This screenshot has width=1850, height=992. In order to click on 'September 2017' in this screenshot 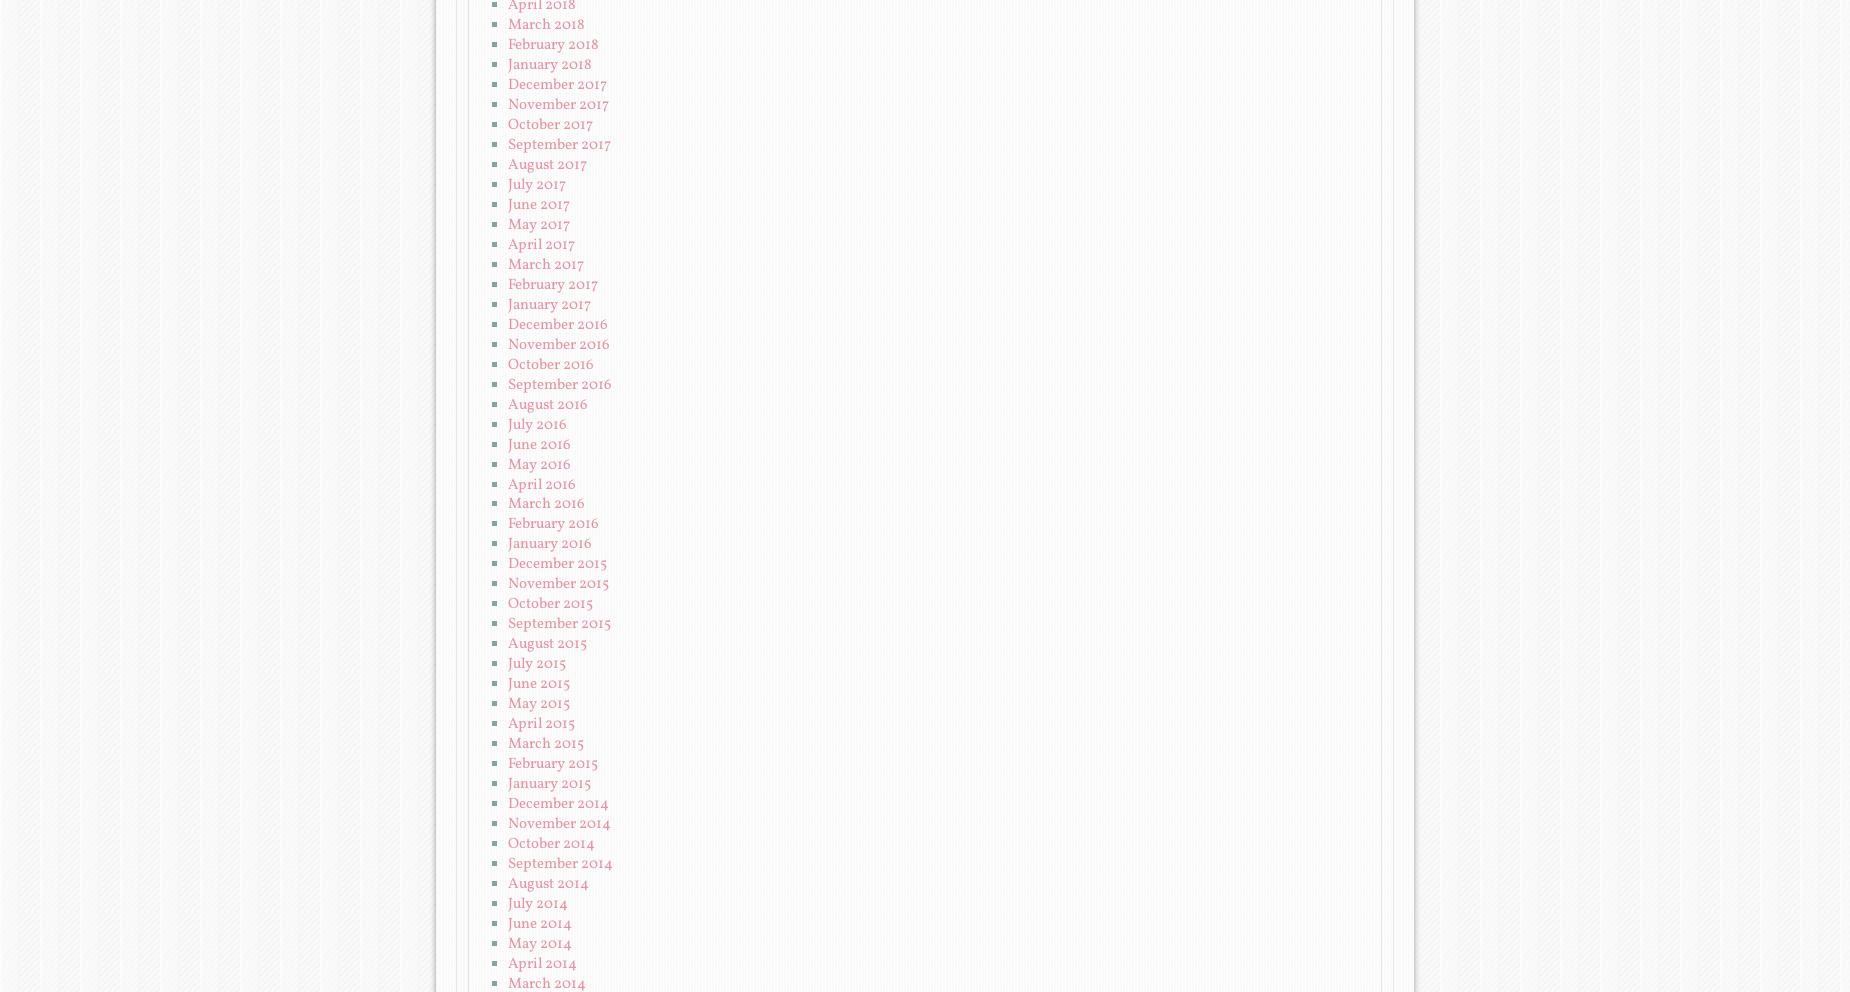, I will do `click(559, 144)`.